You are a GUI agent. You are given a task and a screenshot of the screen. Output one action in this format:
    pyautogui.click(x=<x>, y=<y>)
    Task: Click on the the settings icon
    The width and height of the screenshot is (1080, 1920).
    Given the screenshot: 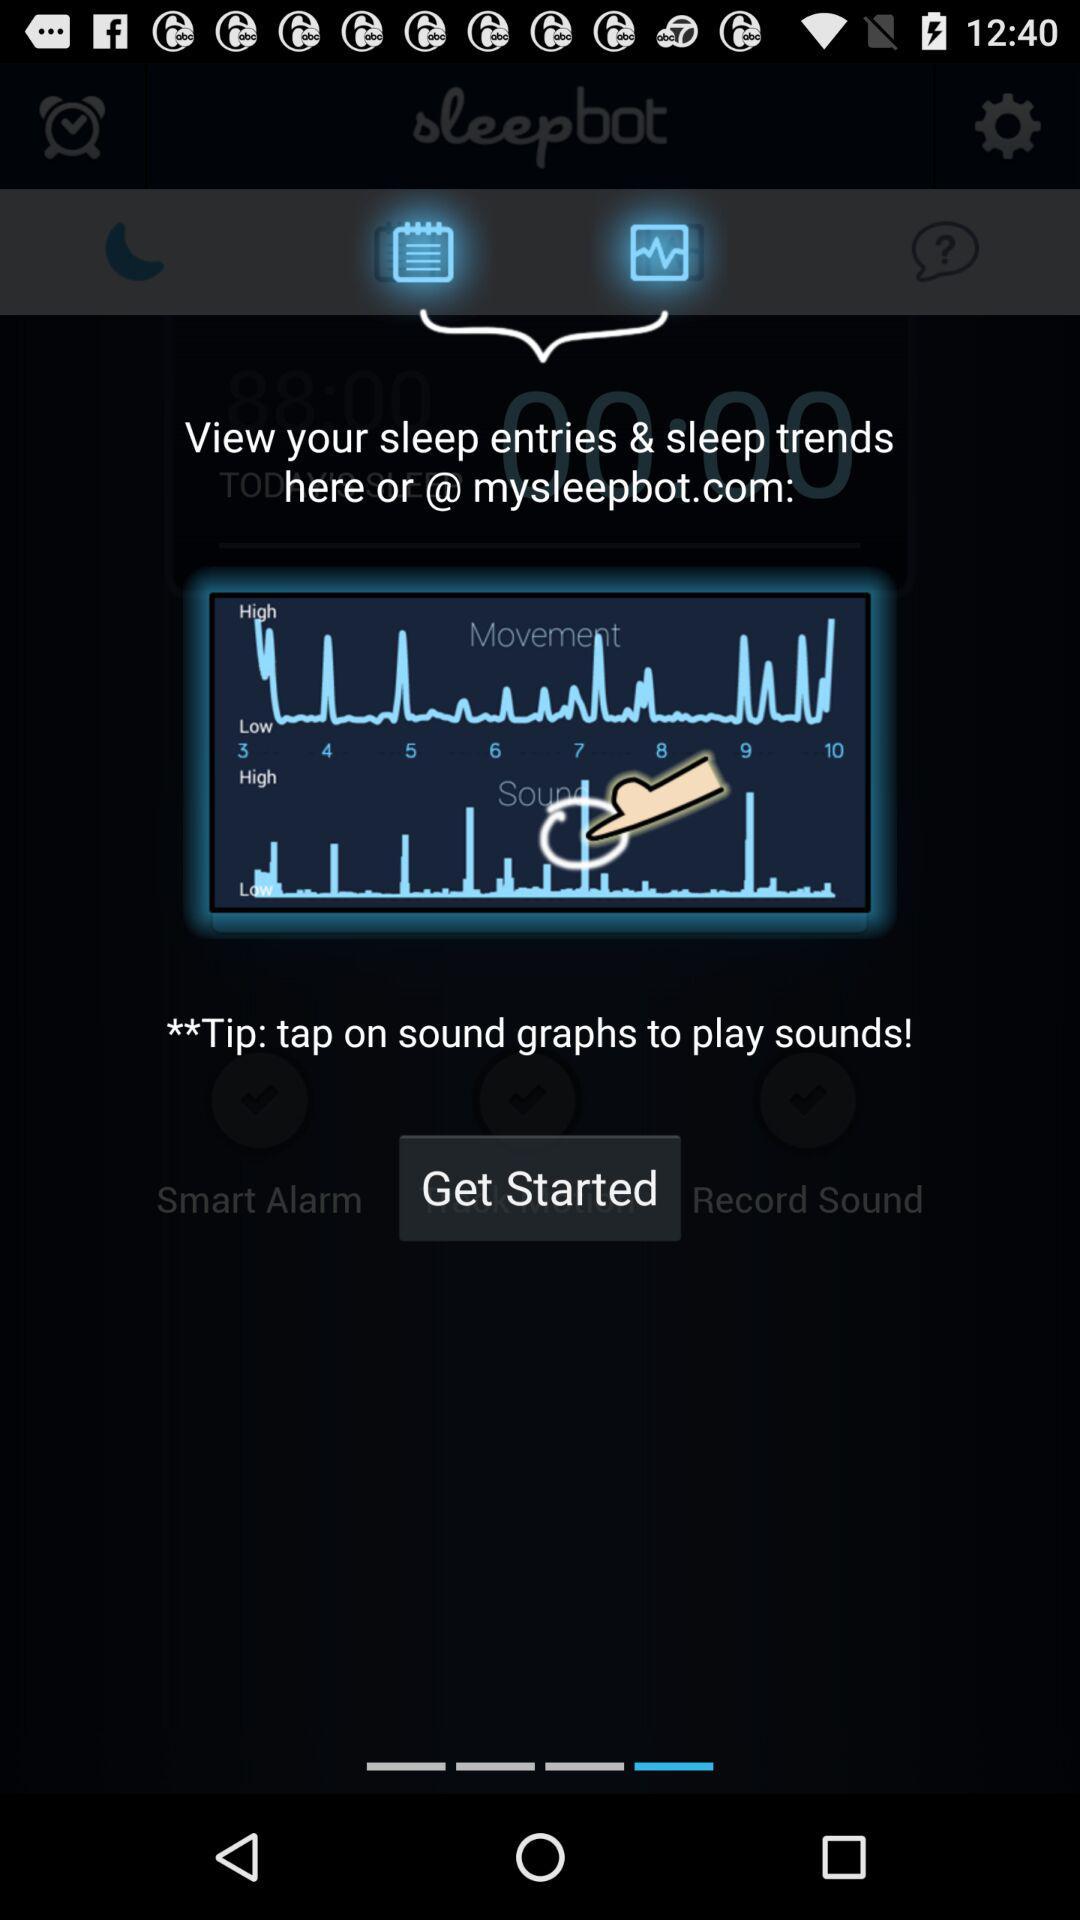 What is the action you would take?
    pyautogui.click(x=1006, y=135)
    